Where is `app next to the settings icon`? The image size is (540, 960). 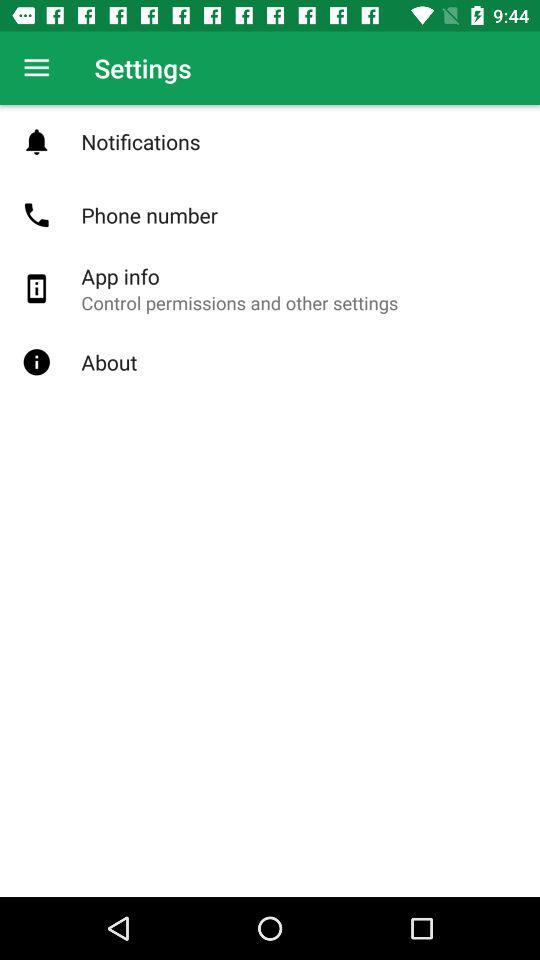
app next to the settings icon is located at coordinates (36, 68).